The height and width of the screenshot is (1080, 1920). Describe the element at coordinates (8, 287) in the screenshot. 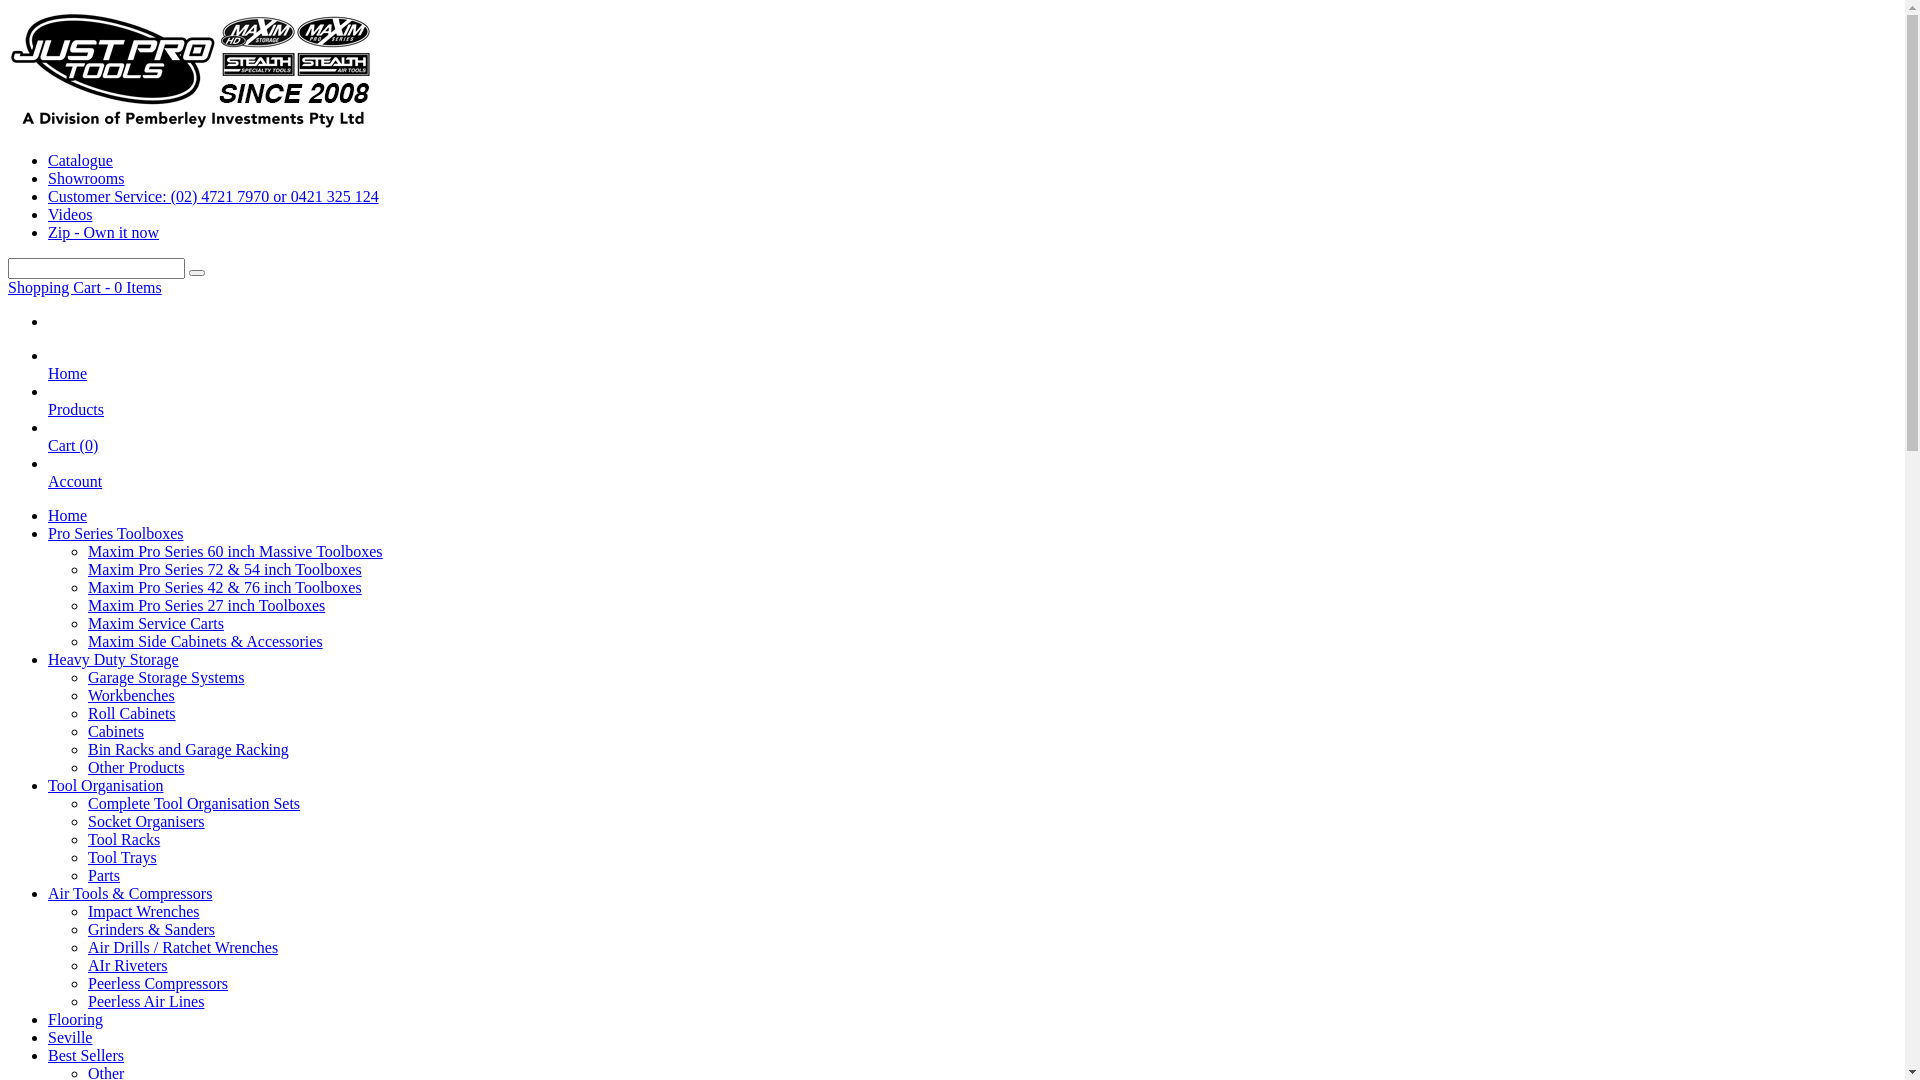

I see `'Shopping Cart - 0 Items'` at that location.